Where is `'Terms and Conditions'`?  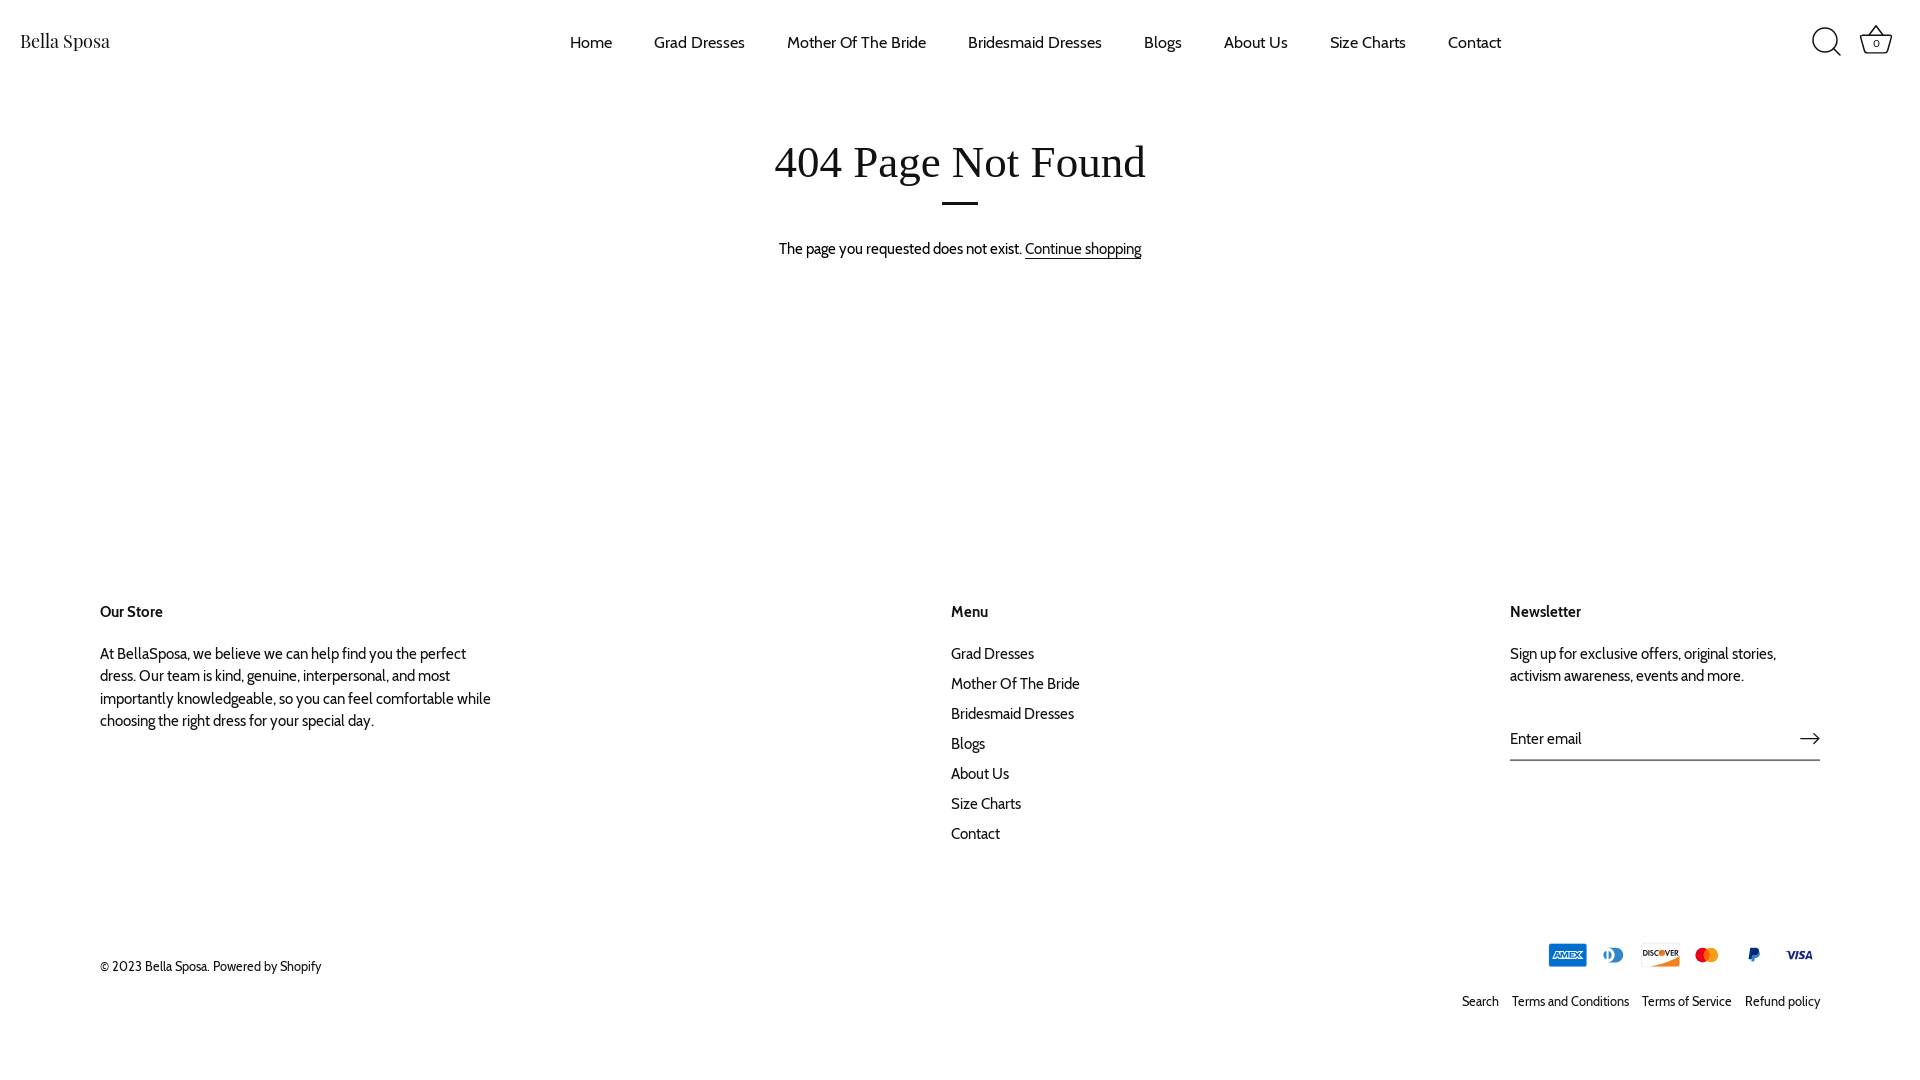 'Terms and Conditions' is located at coordinates (1569, 1000).